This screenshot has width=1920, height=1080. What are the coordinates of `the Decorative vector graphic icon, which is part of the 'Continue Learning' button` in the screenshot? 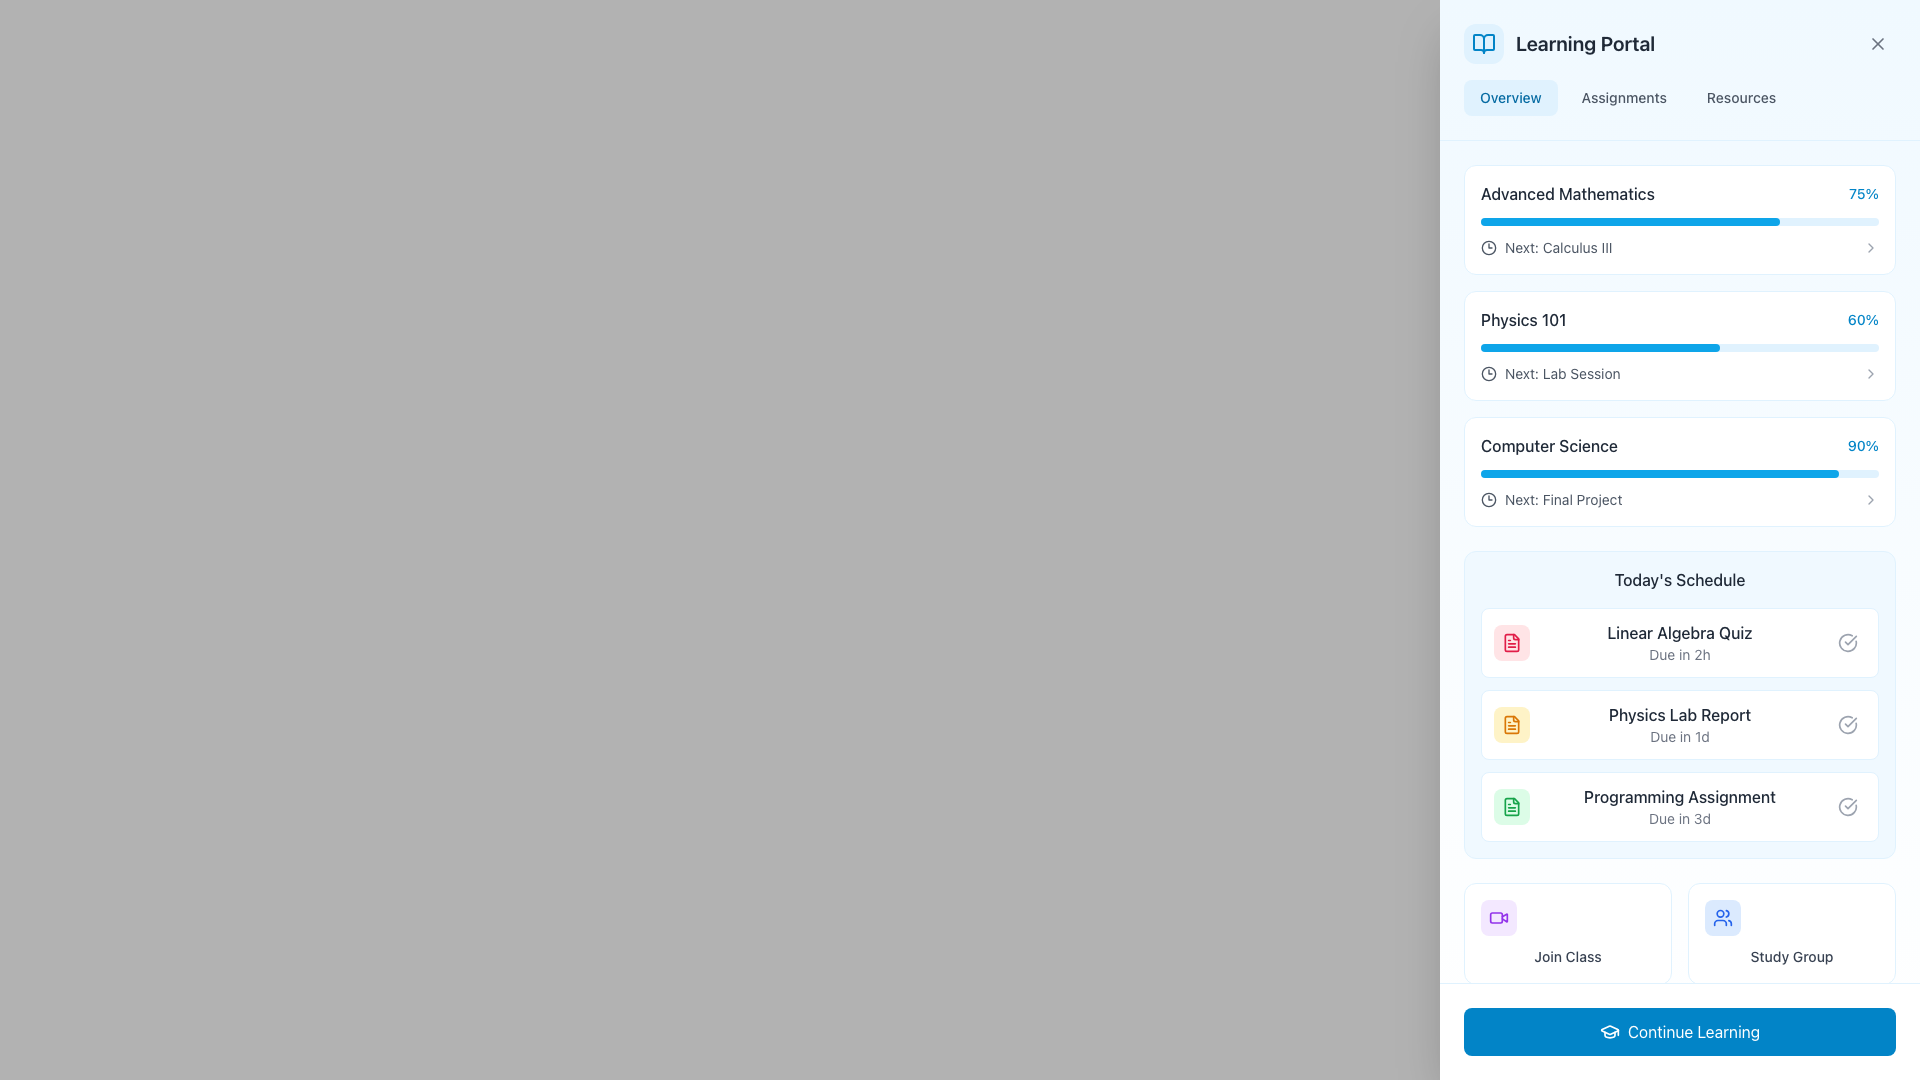 It's located at (1722, 1035).